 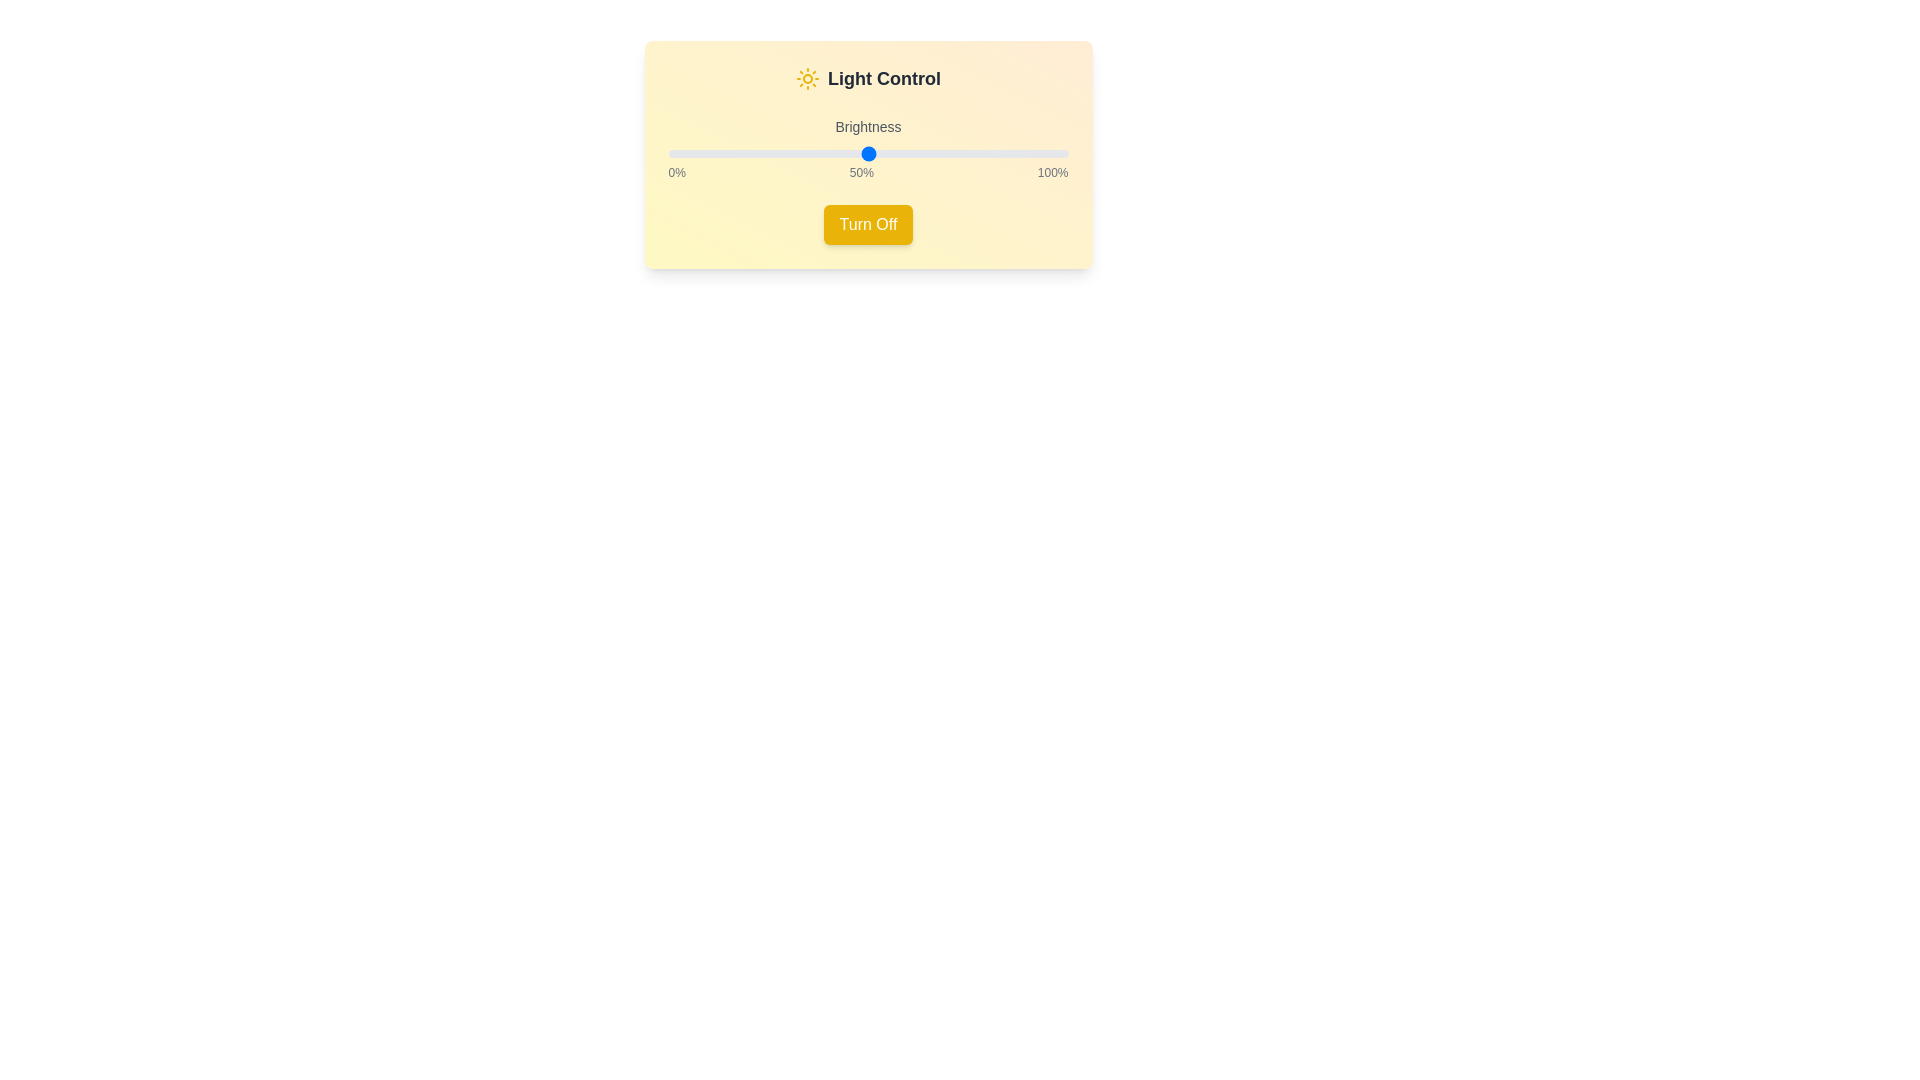 What do you see at coordinates (677, 172) in the screenshot?
I see `the text label indicating the minimum value of the brightness slider control, which displays '0% brightness'` at bounding box center [677, 172].